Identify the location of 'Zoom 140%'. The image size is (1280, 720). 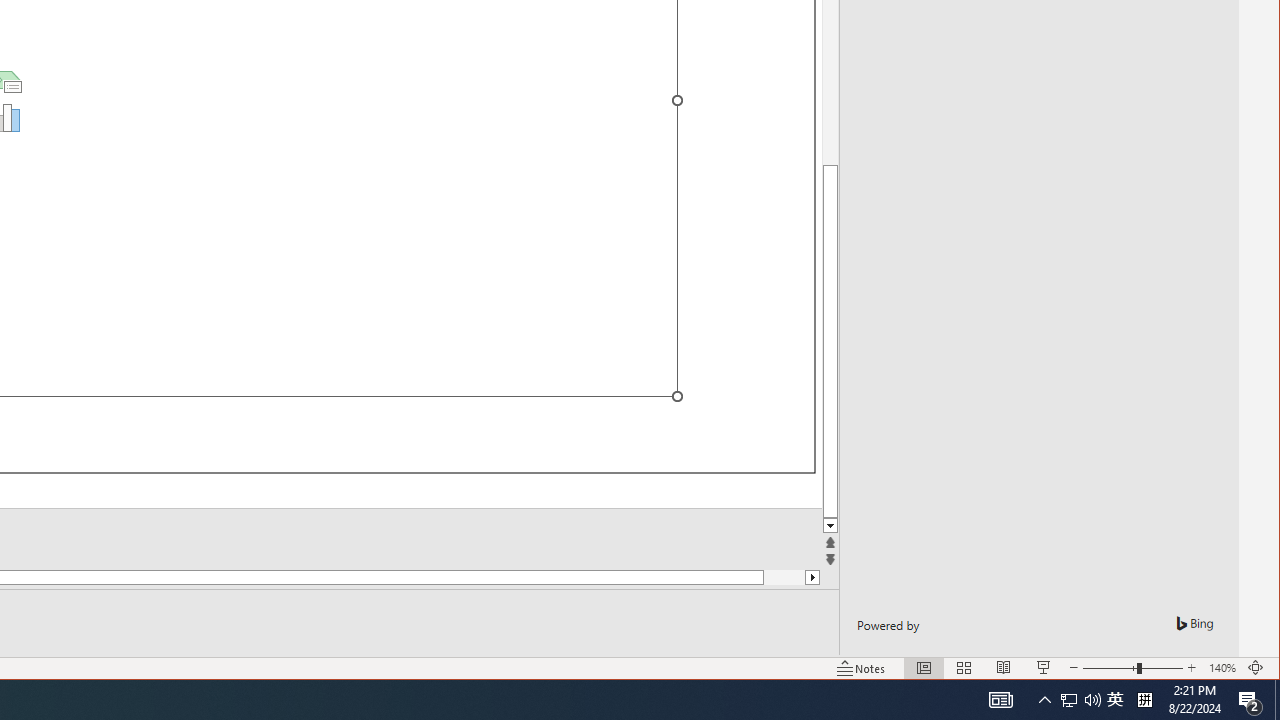
(1221, 668).